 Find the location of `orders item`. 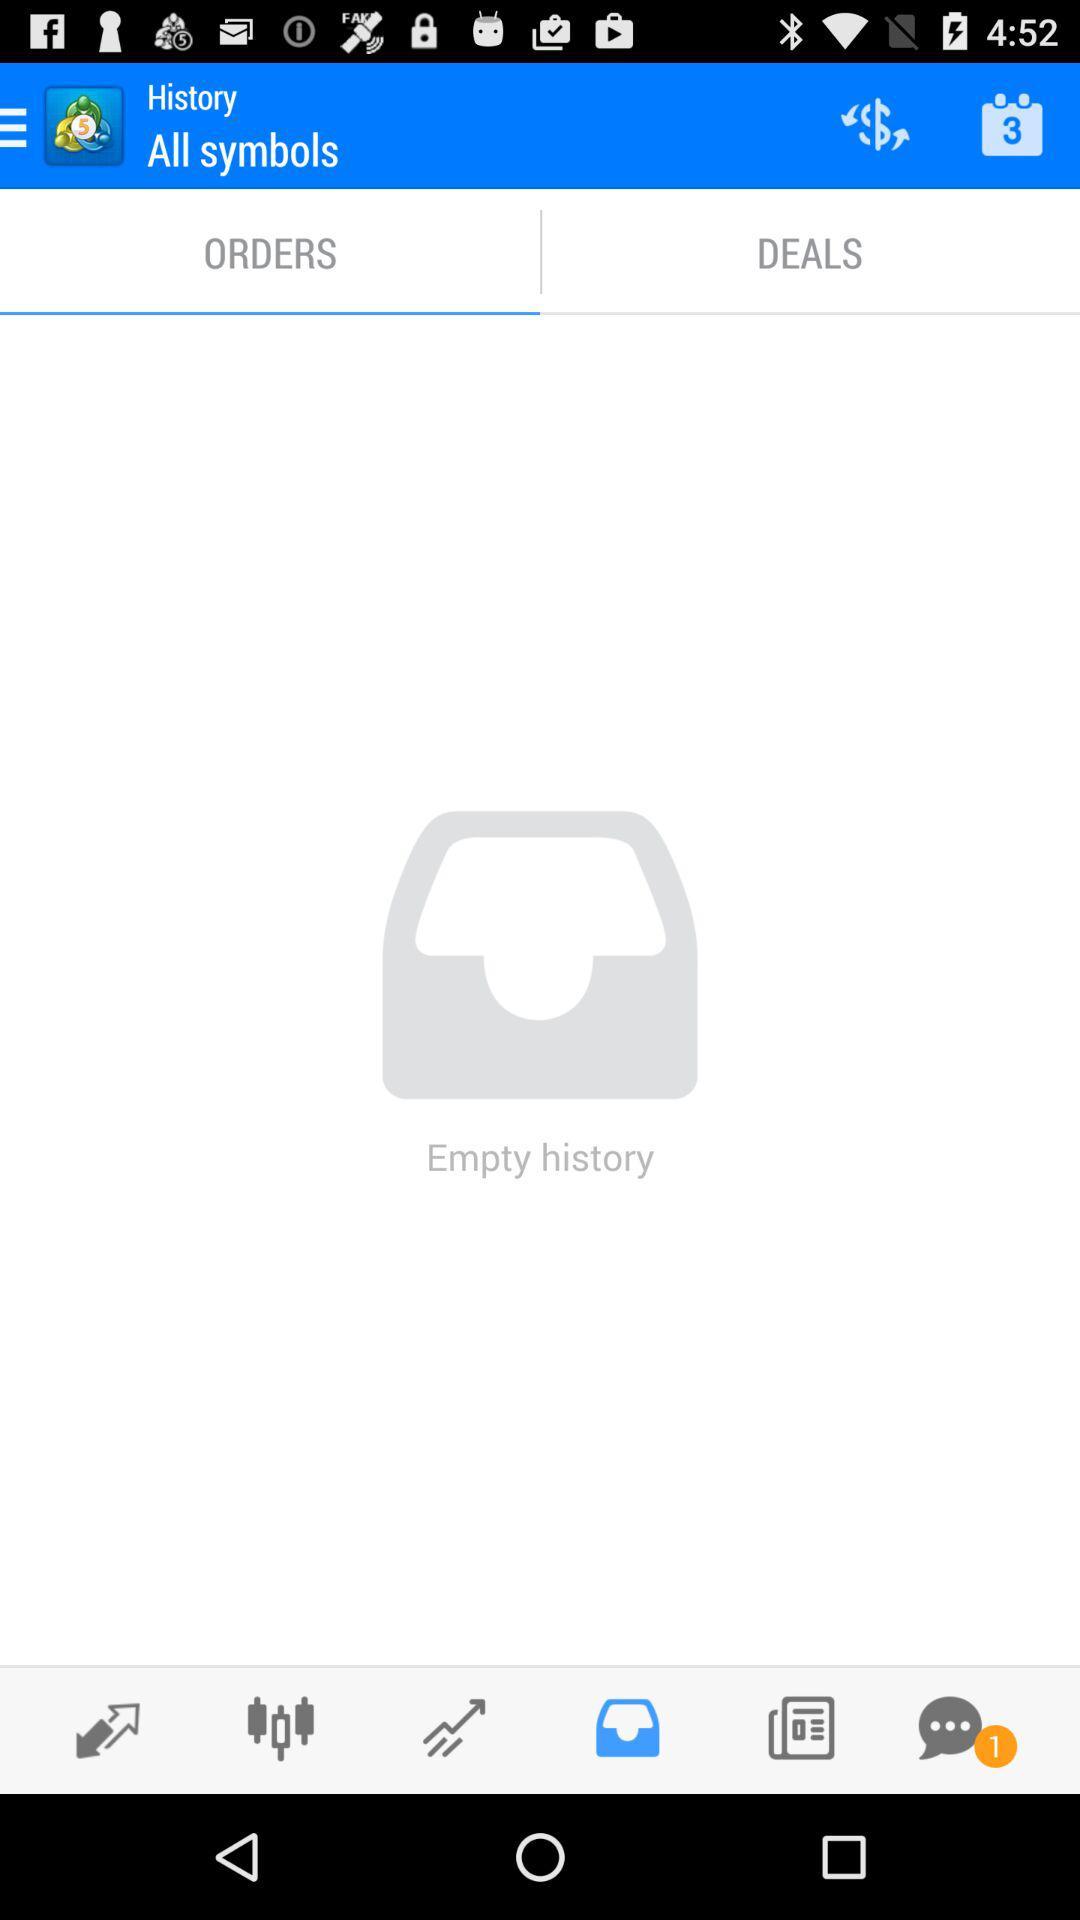

orders item is located at coordinates (270, 251).